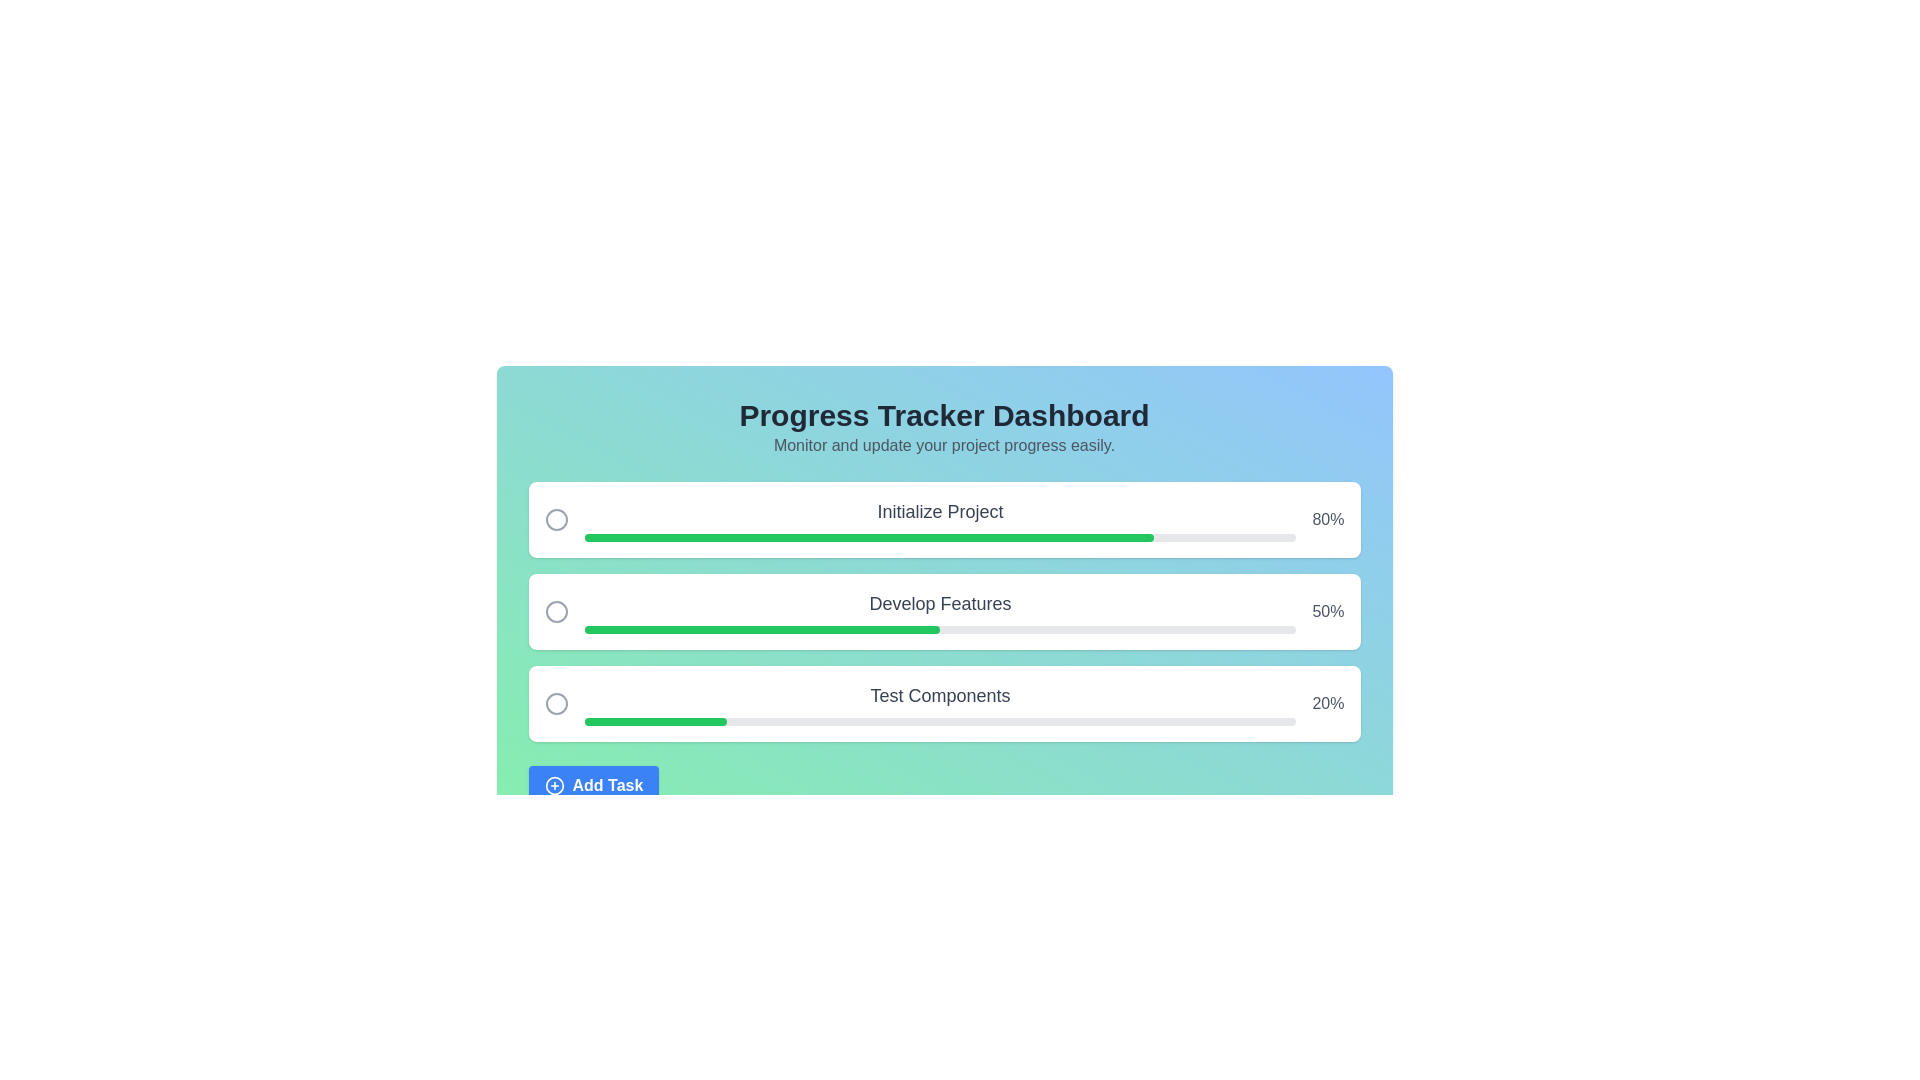 The height and width of the screenshot is (1080, 1920). Describe the element at coordinates (761, 628) in the screenshot. I see `green progress bar fill segment located beneath the 'Develop Features' label in the second progress bar of the dashboard to check its progress value` at that location.